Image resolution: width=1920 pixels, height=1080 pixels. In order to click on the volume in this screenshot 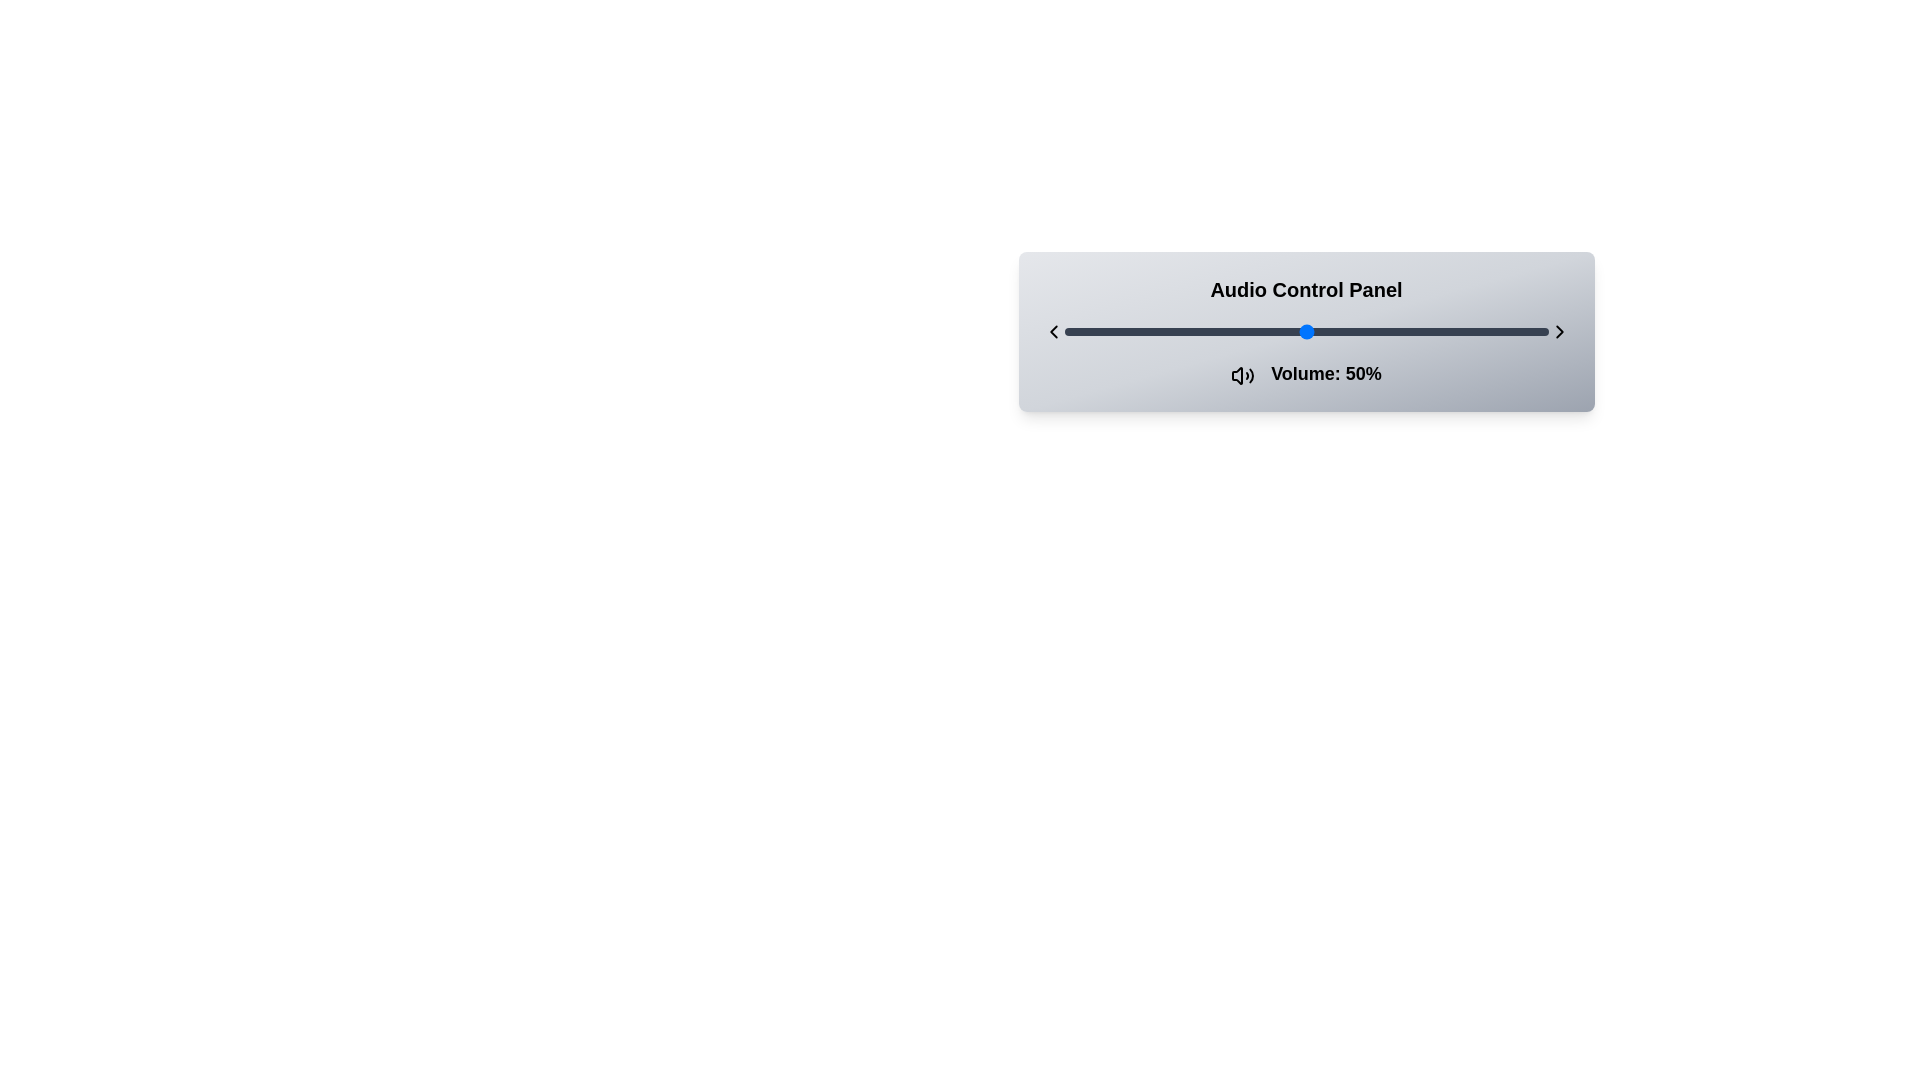, I will do `click(1276, 330)`.